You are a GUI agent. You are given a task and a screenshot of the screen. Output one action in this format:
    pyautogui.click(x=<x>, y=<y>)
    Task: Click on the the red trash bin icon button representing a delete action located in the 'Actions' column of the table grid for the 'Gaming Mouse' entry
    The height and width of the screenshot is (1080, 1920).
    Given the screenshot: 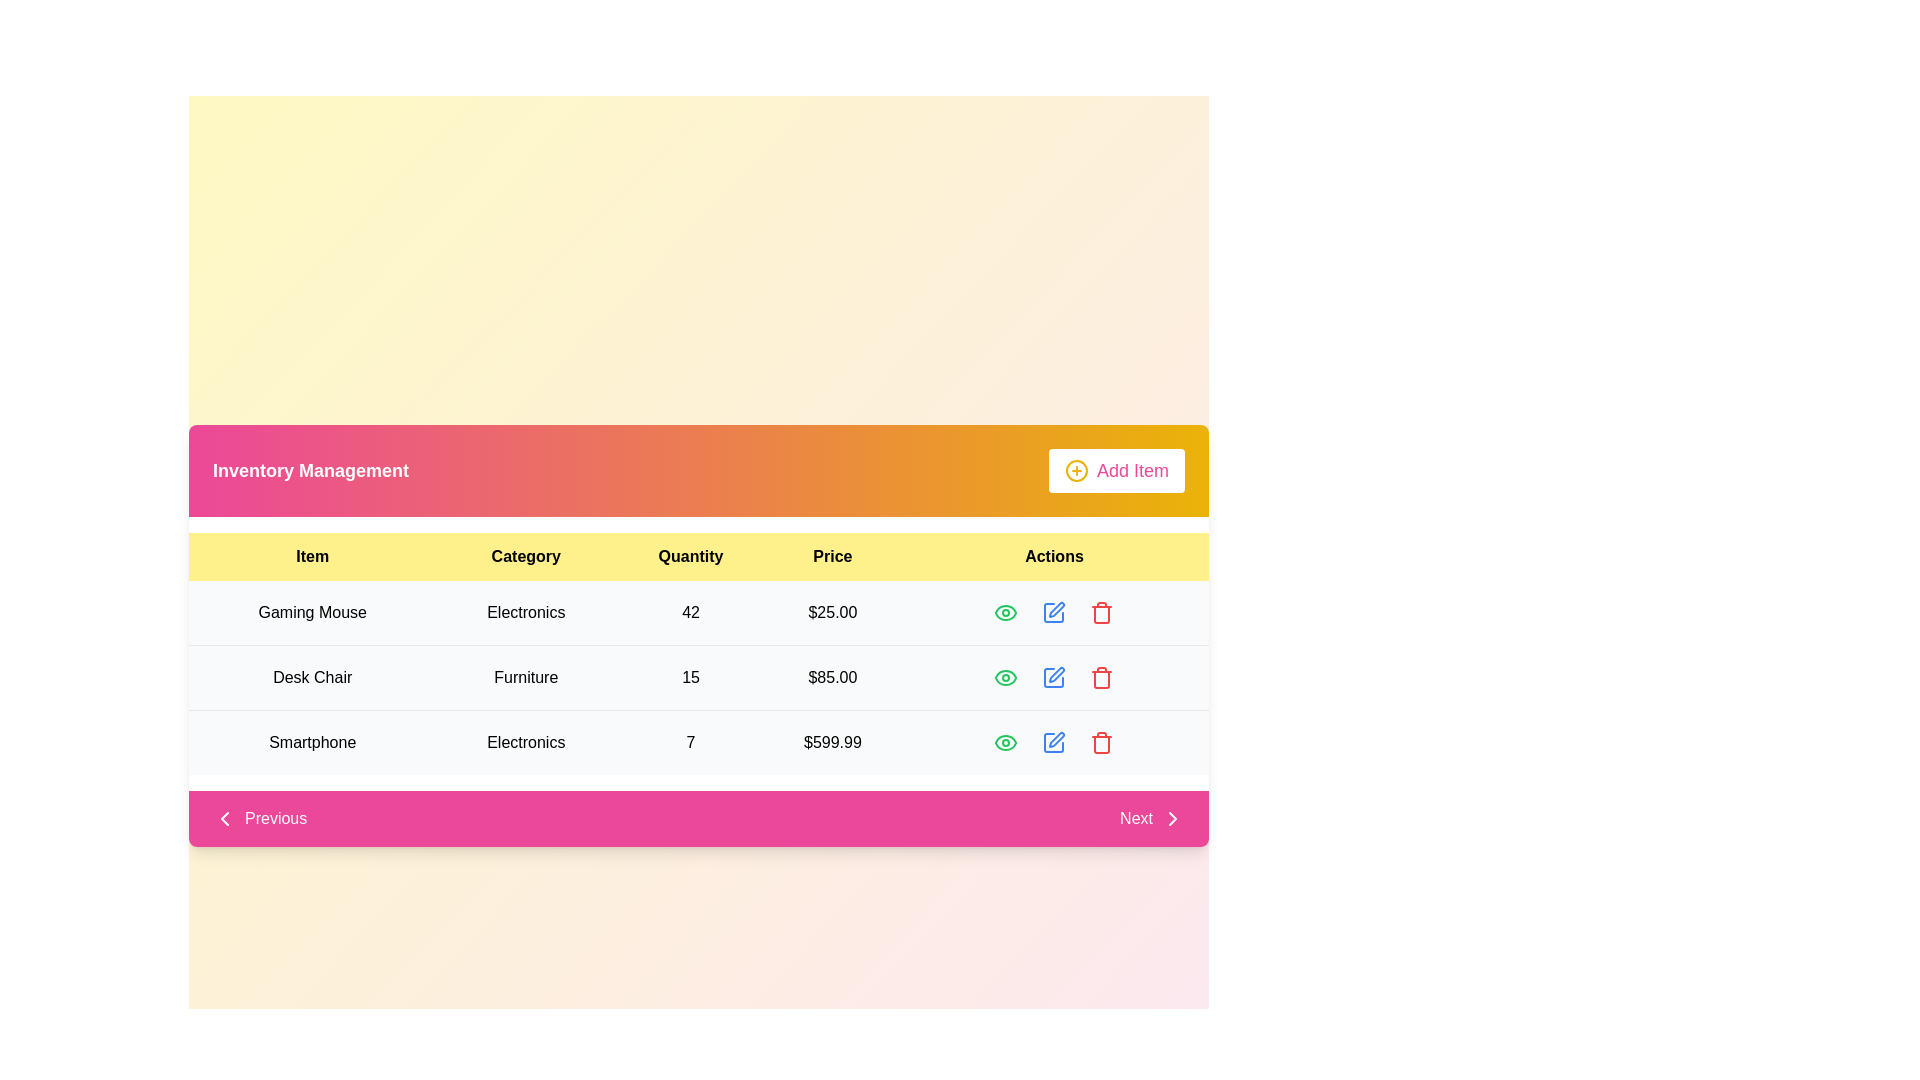 What is the action you would take?
    pyautogui.click(x=1101, y=612)
    